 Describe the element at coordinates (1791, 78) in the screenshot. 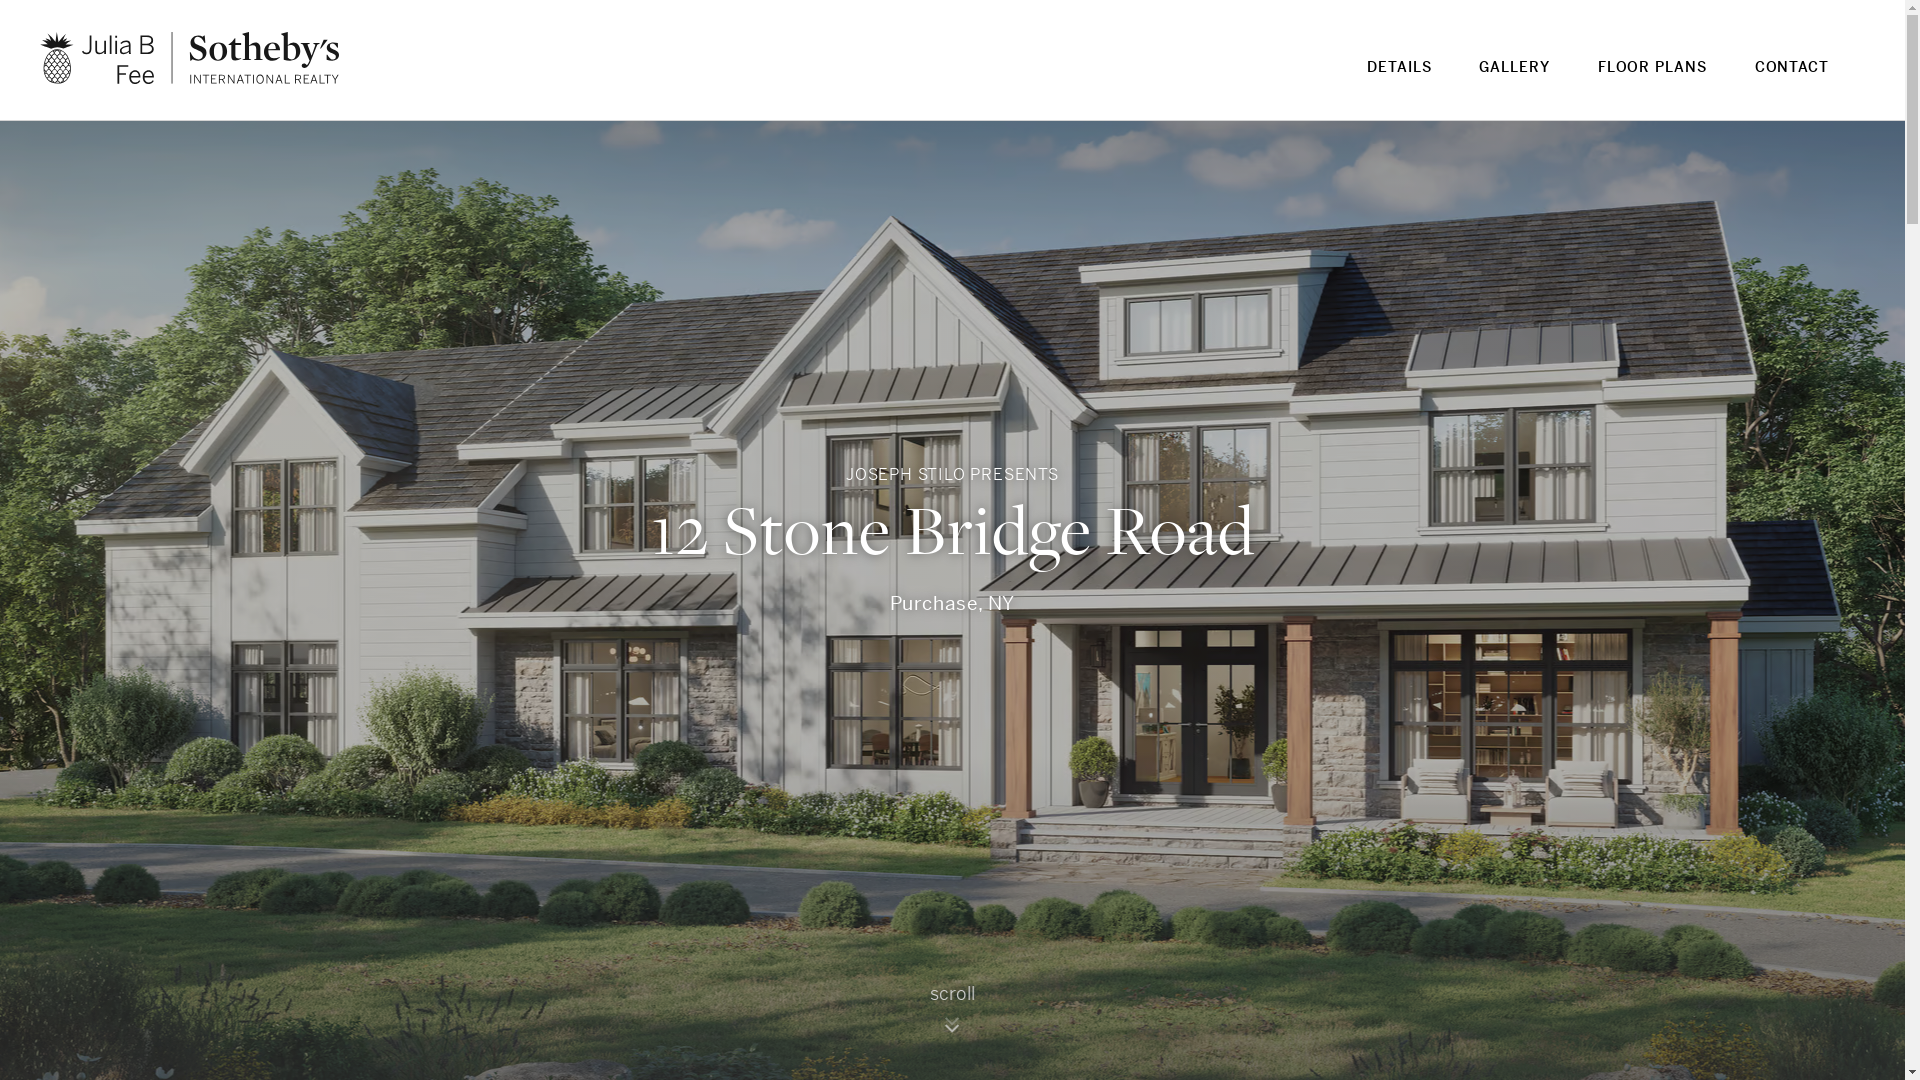

I see `'CONTACT'` at that location.